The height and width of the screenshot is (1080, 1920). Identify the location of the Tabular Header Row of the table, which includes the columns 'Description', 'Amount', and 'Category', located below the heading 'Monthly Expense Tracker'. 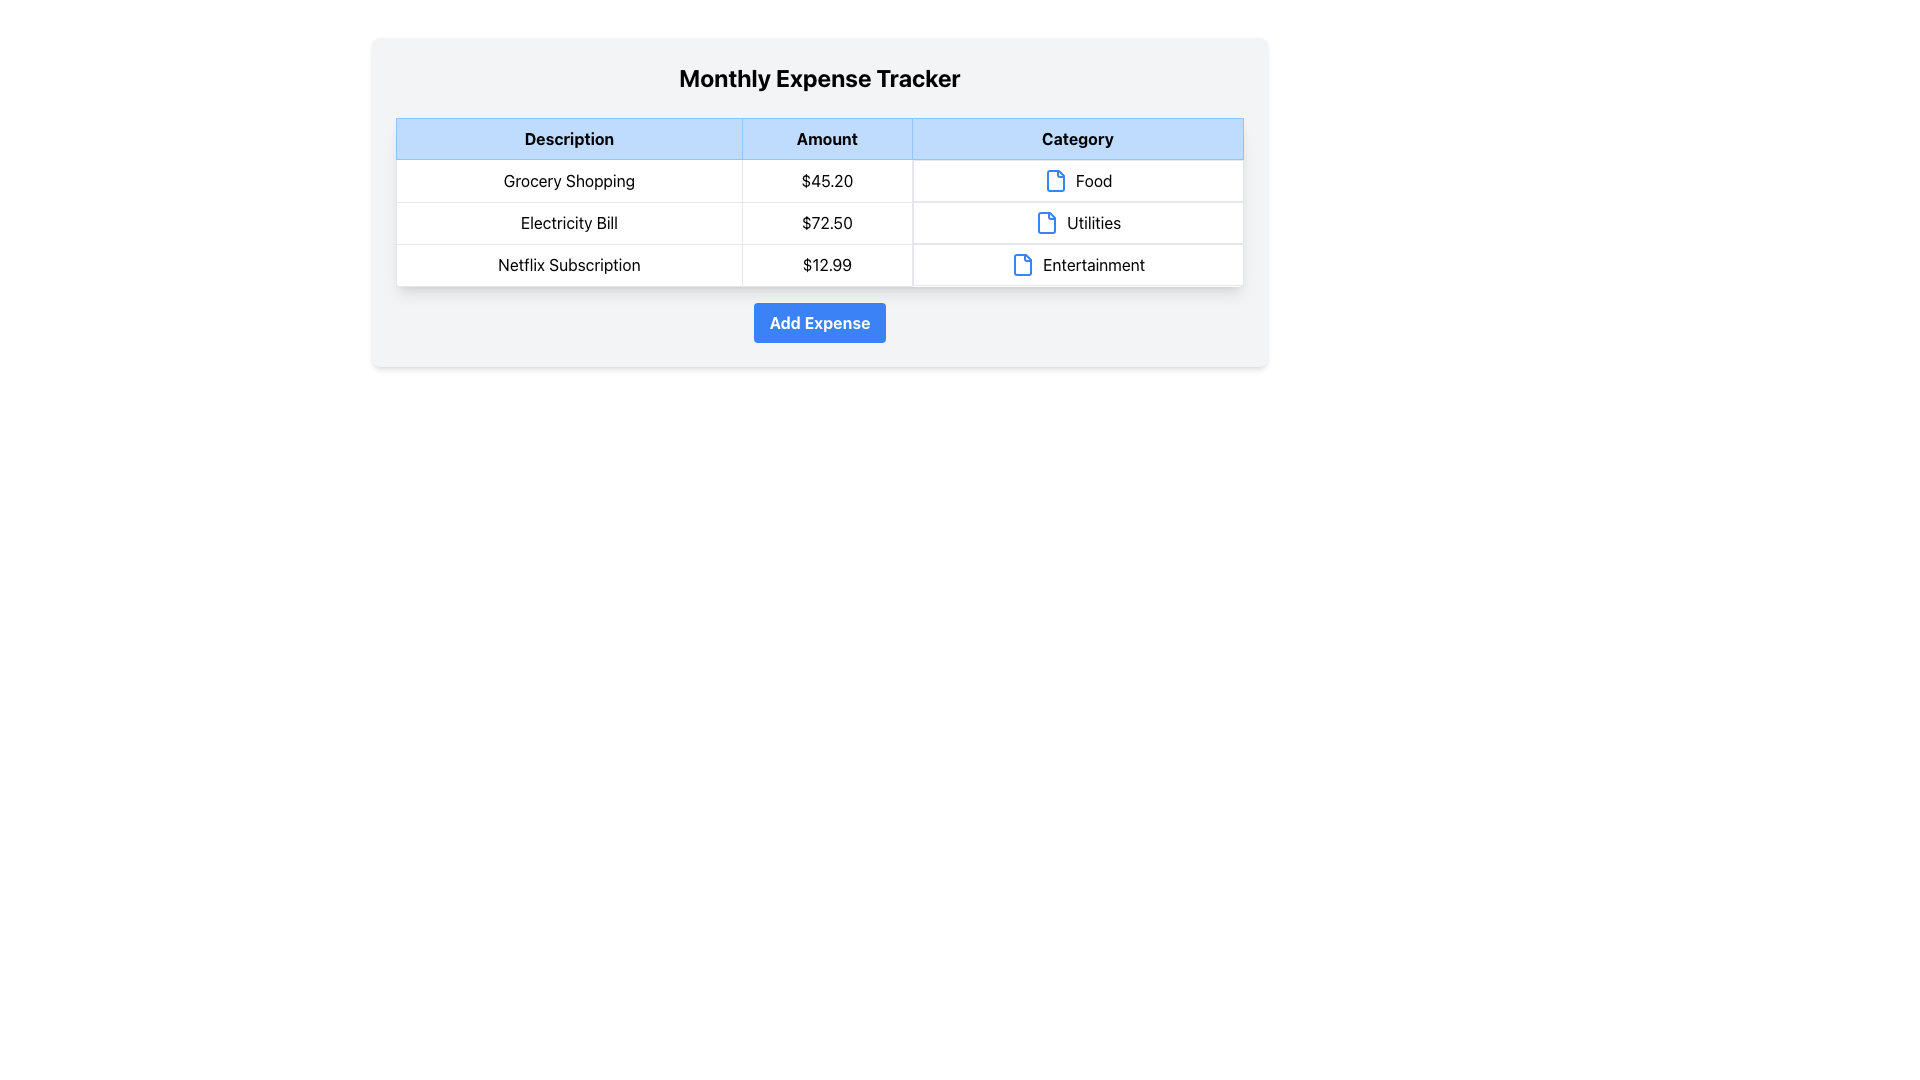
(820, 137).